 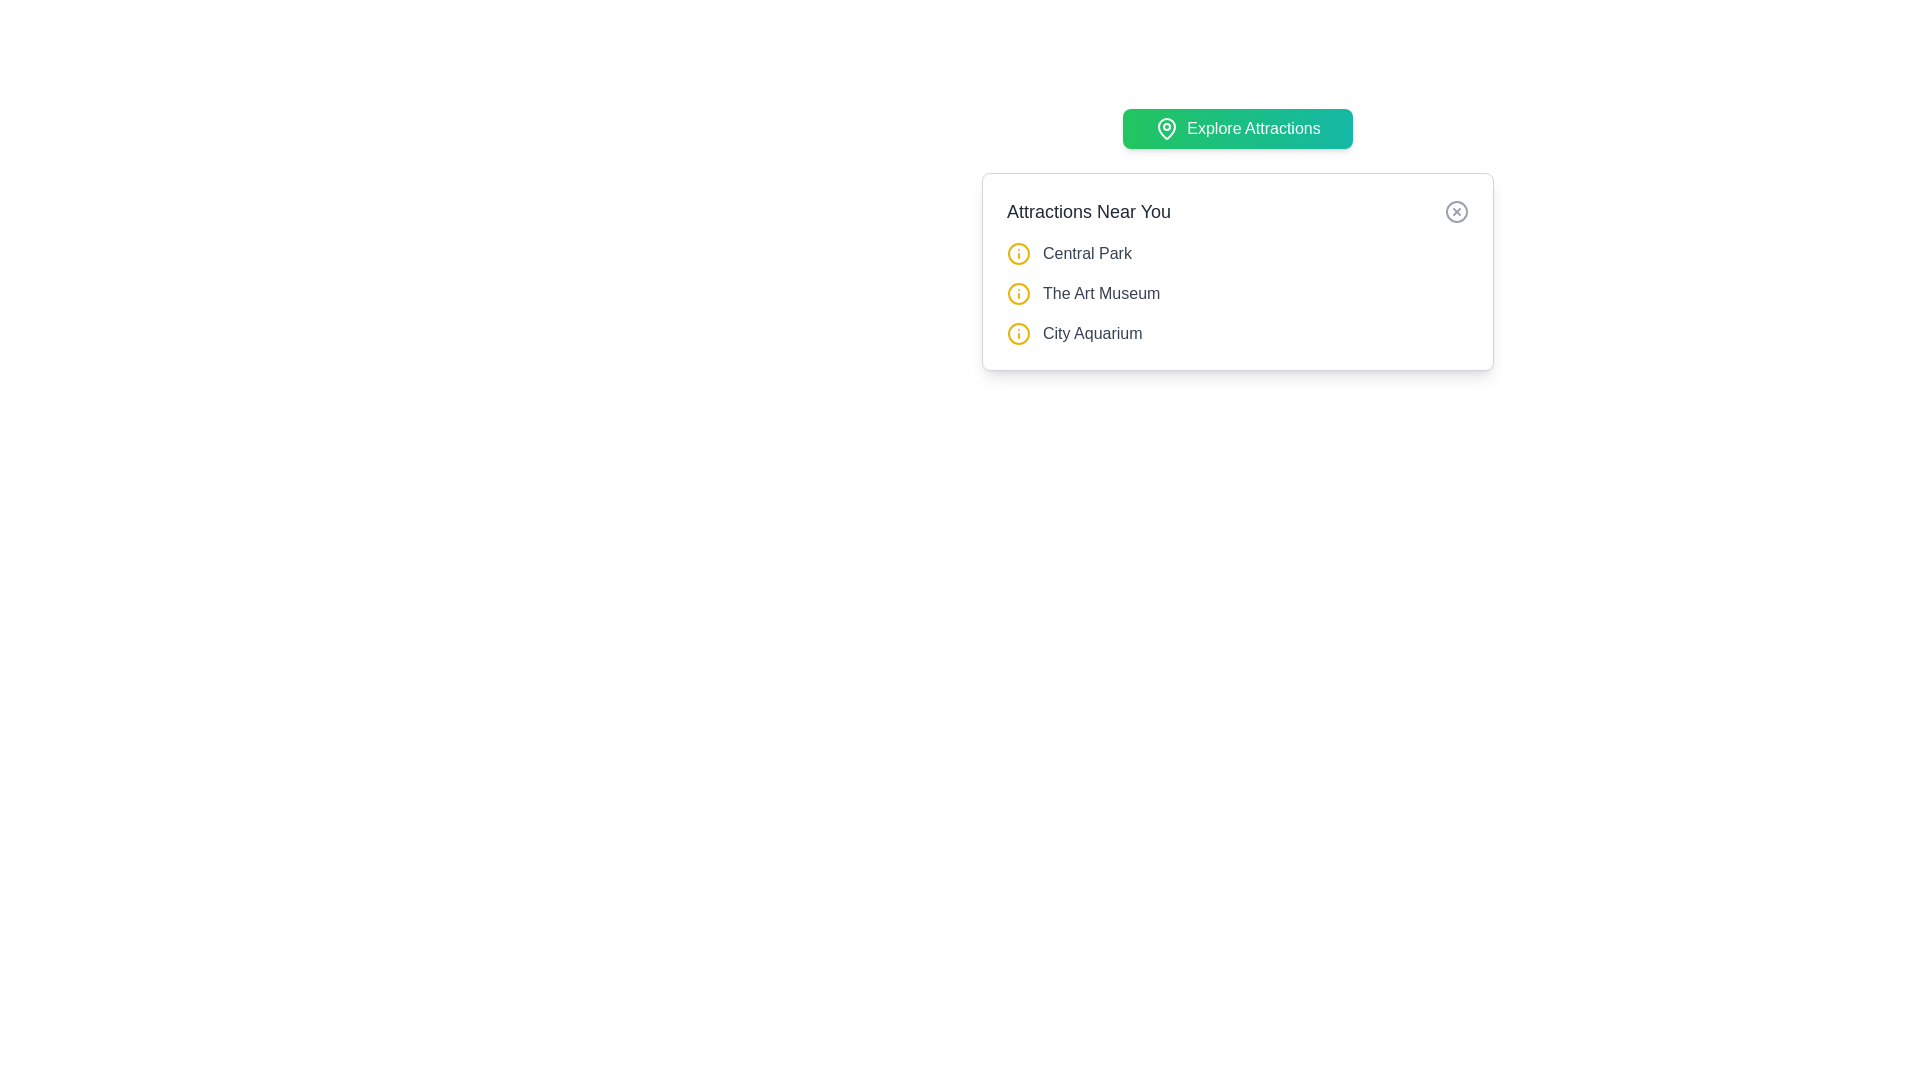 What do you see at coordinates (1237, 128) in the screenshot?
I see `the green button labeled 'Explore Attractions' with a map pin icon` at bounding box center [1237, 128].